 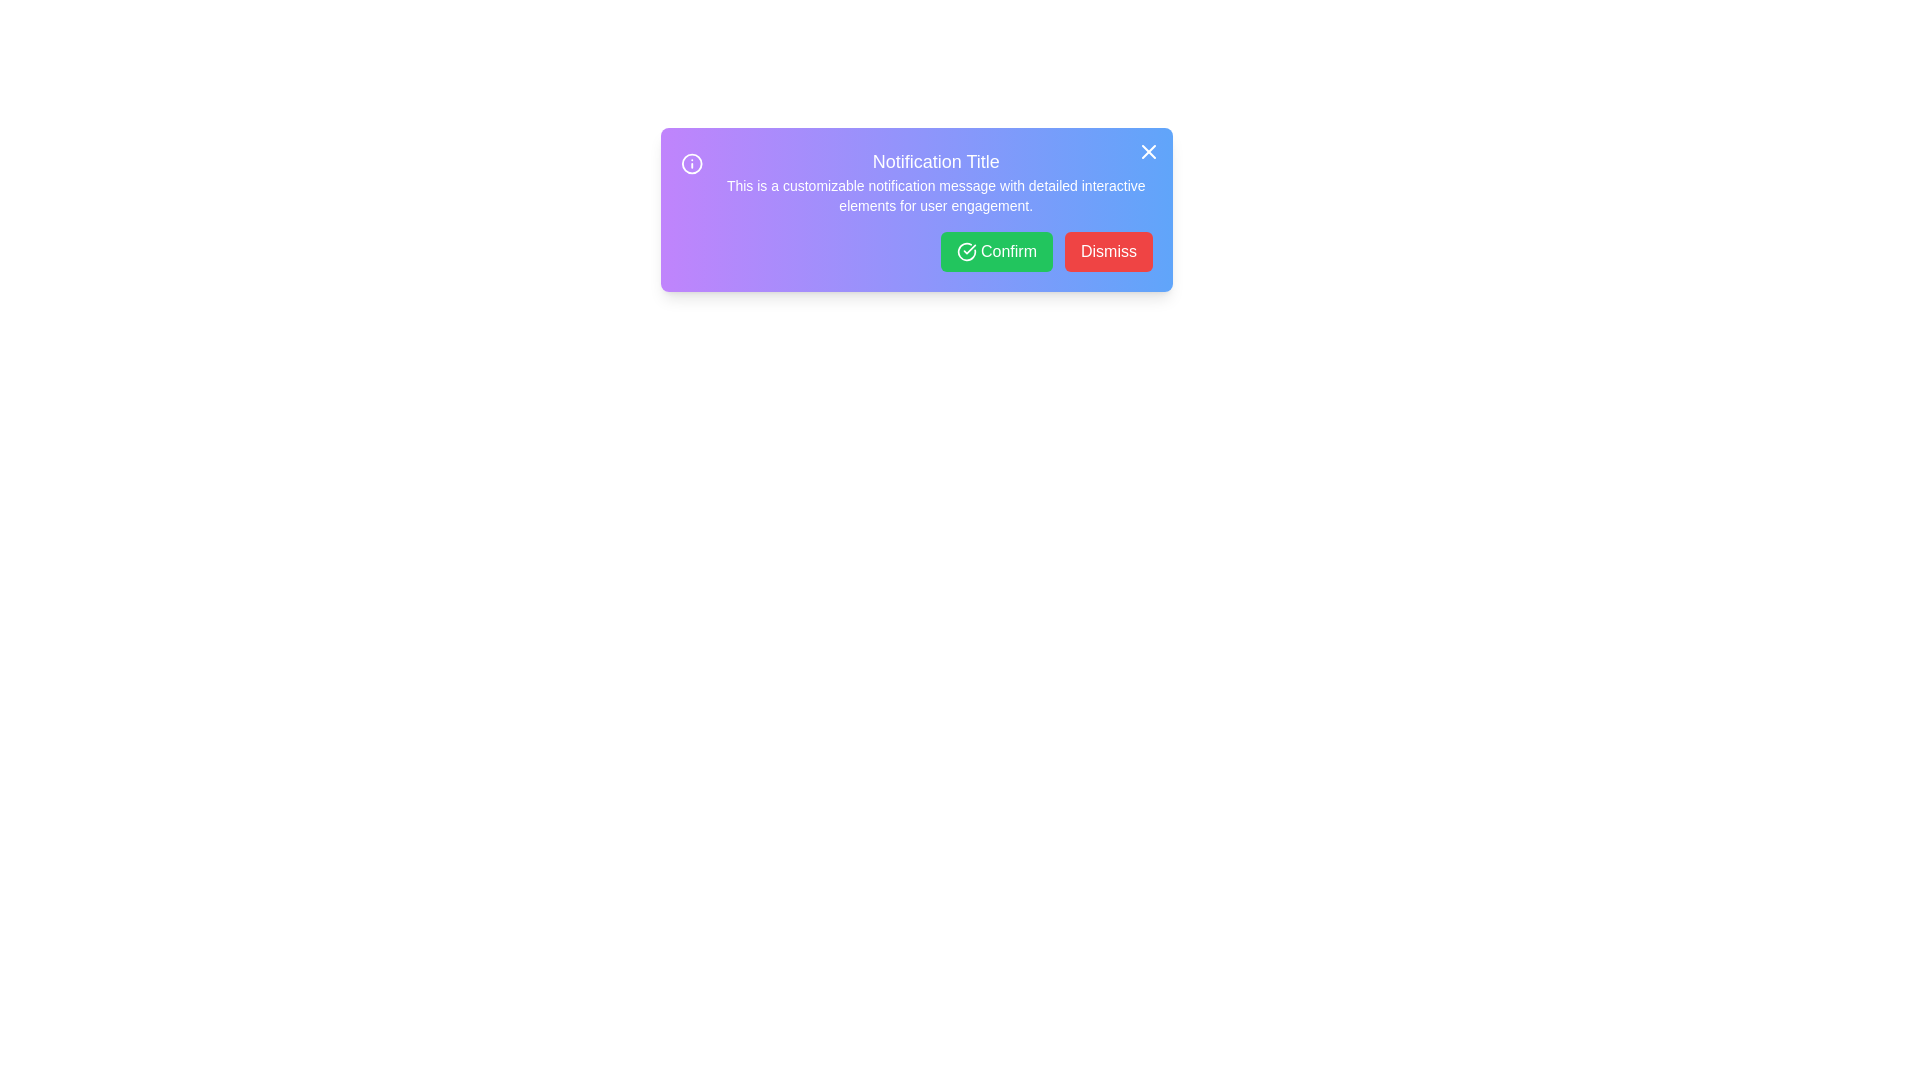 What do you see at coordinates (1148, 150) in the screenshot?
I see `the 'X' button in the top-right corner of the notification to close it` at bounding box center [1148, 150].